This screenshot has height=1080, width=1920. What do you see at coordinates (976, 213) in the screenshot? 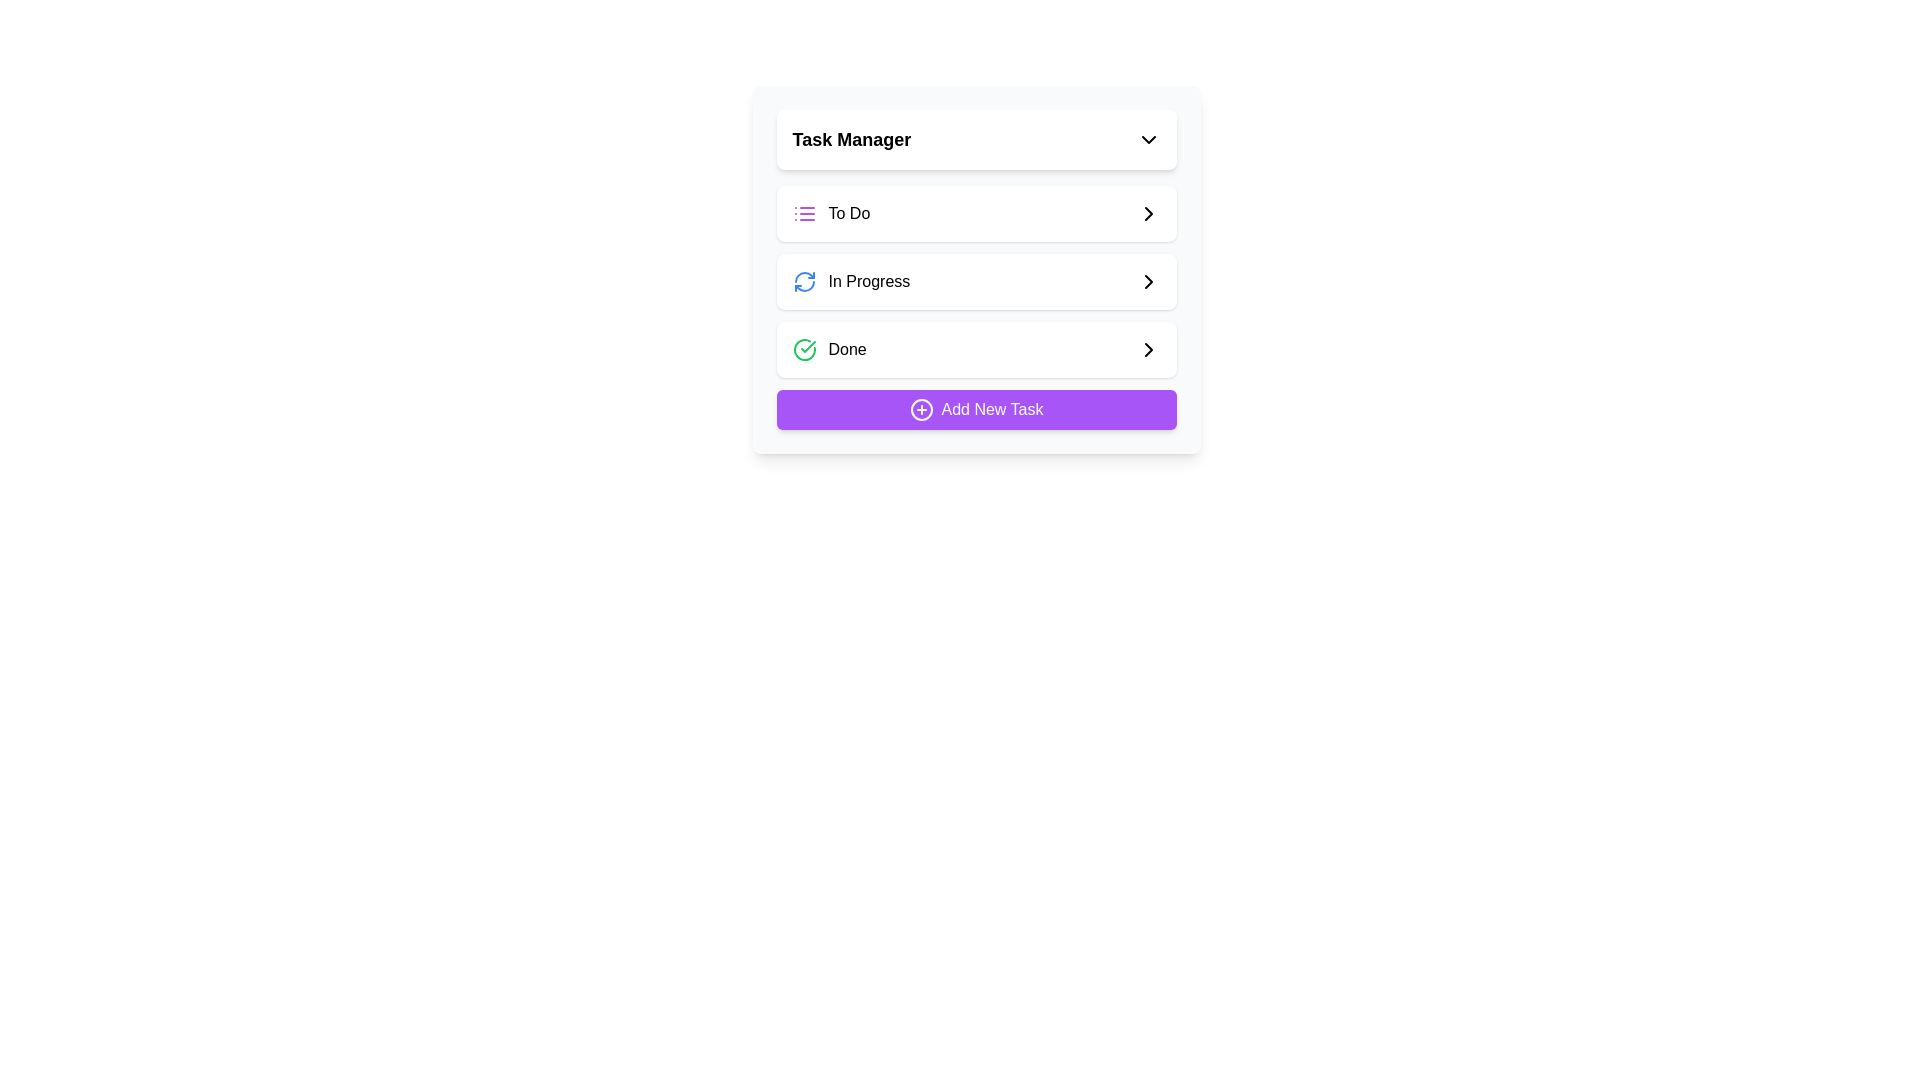
I see `the 'To Do' category button in the task management application` at bounding box center [976, 213].